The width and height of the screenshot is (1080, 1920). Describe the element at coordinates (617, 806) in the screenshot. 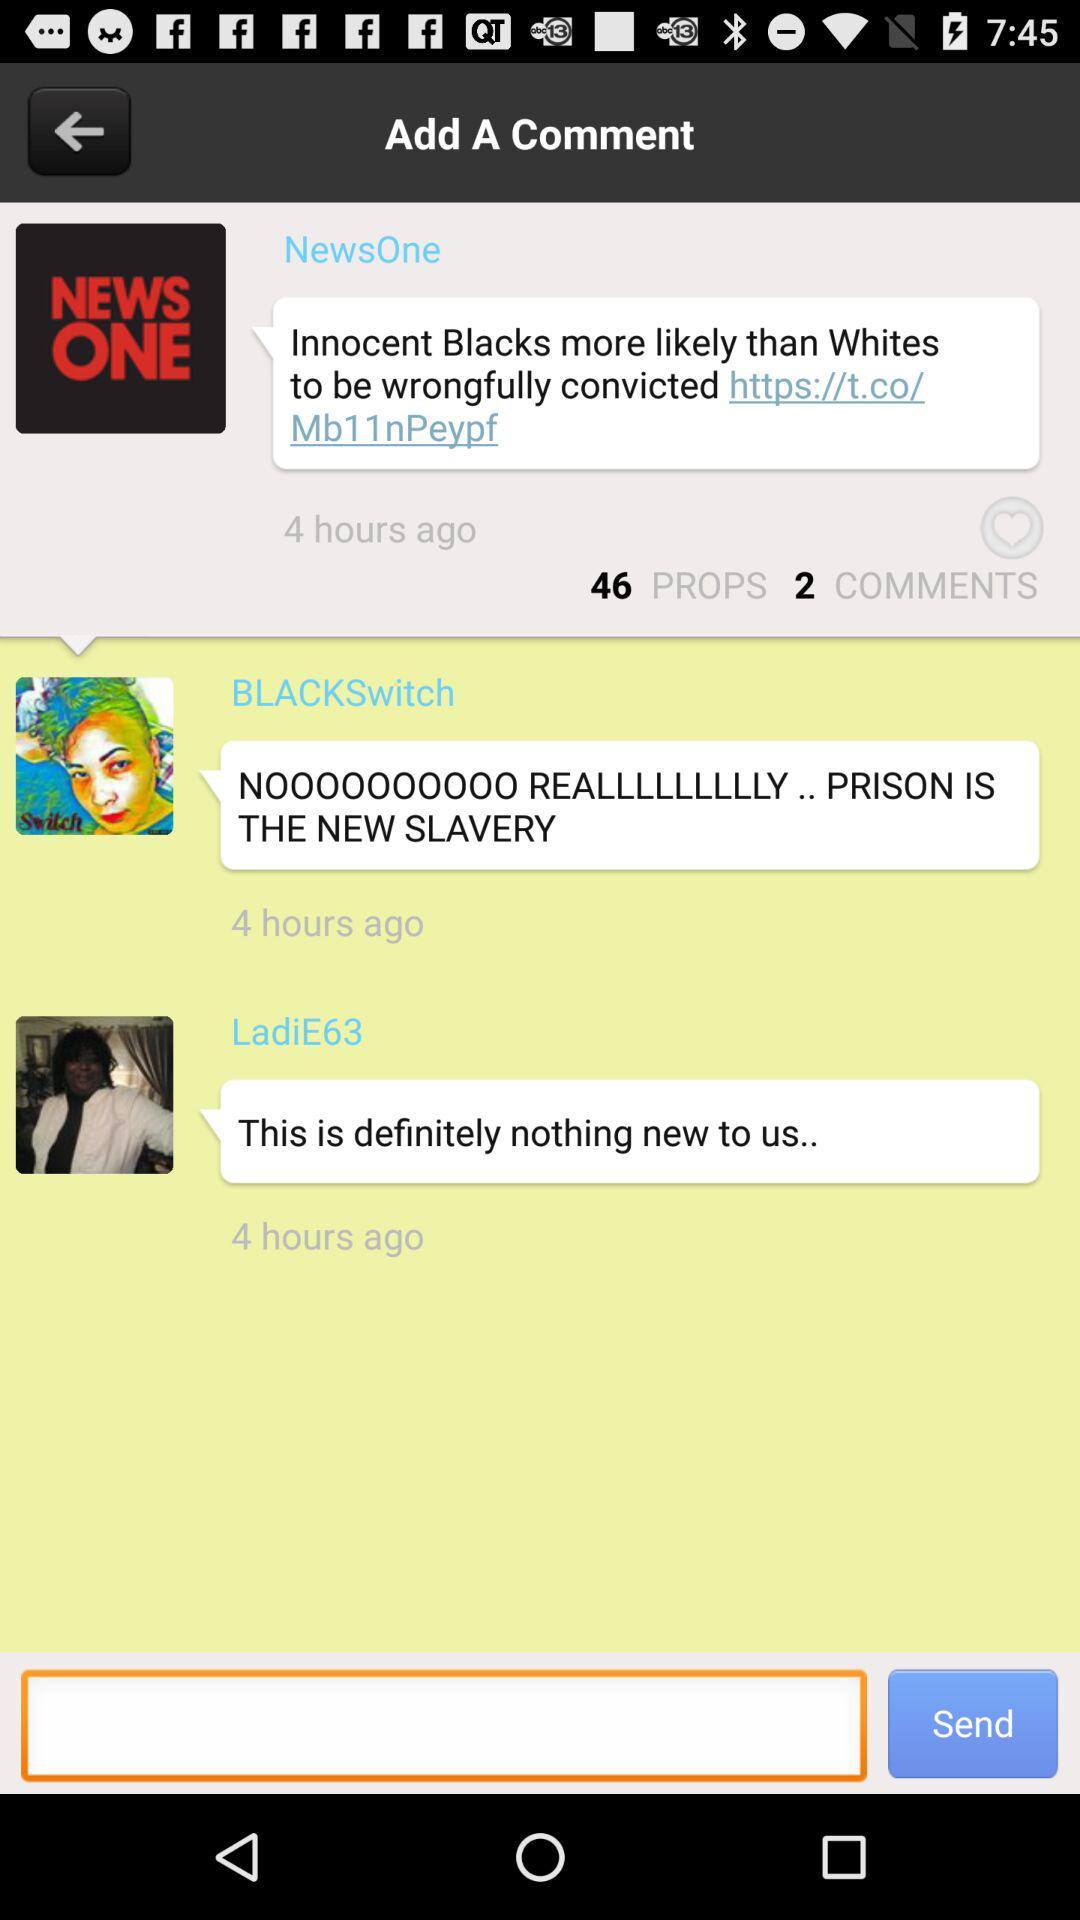

I see `item below blackswitch` at that location.